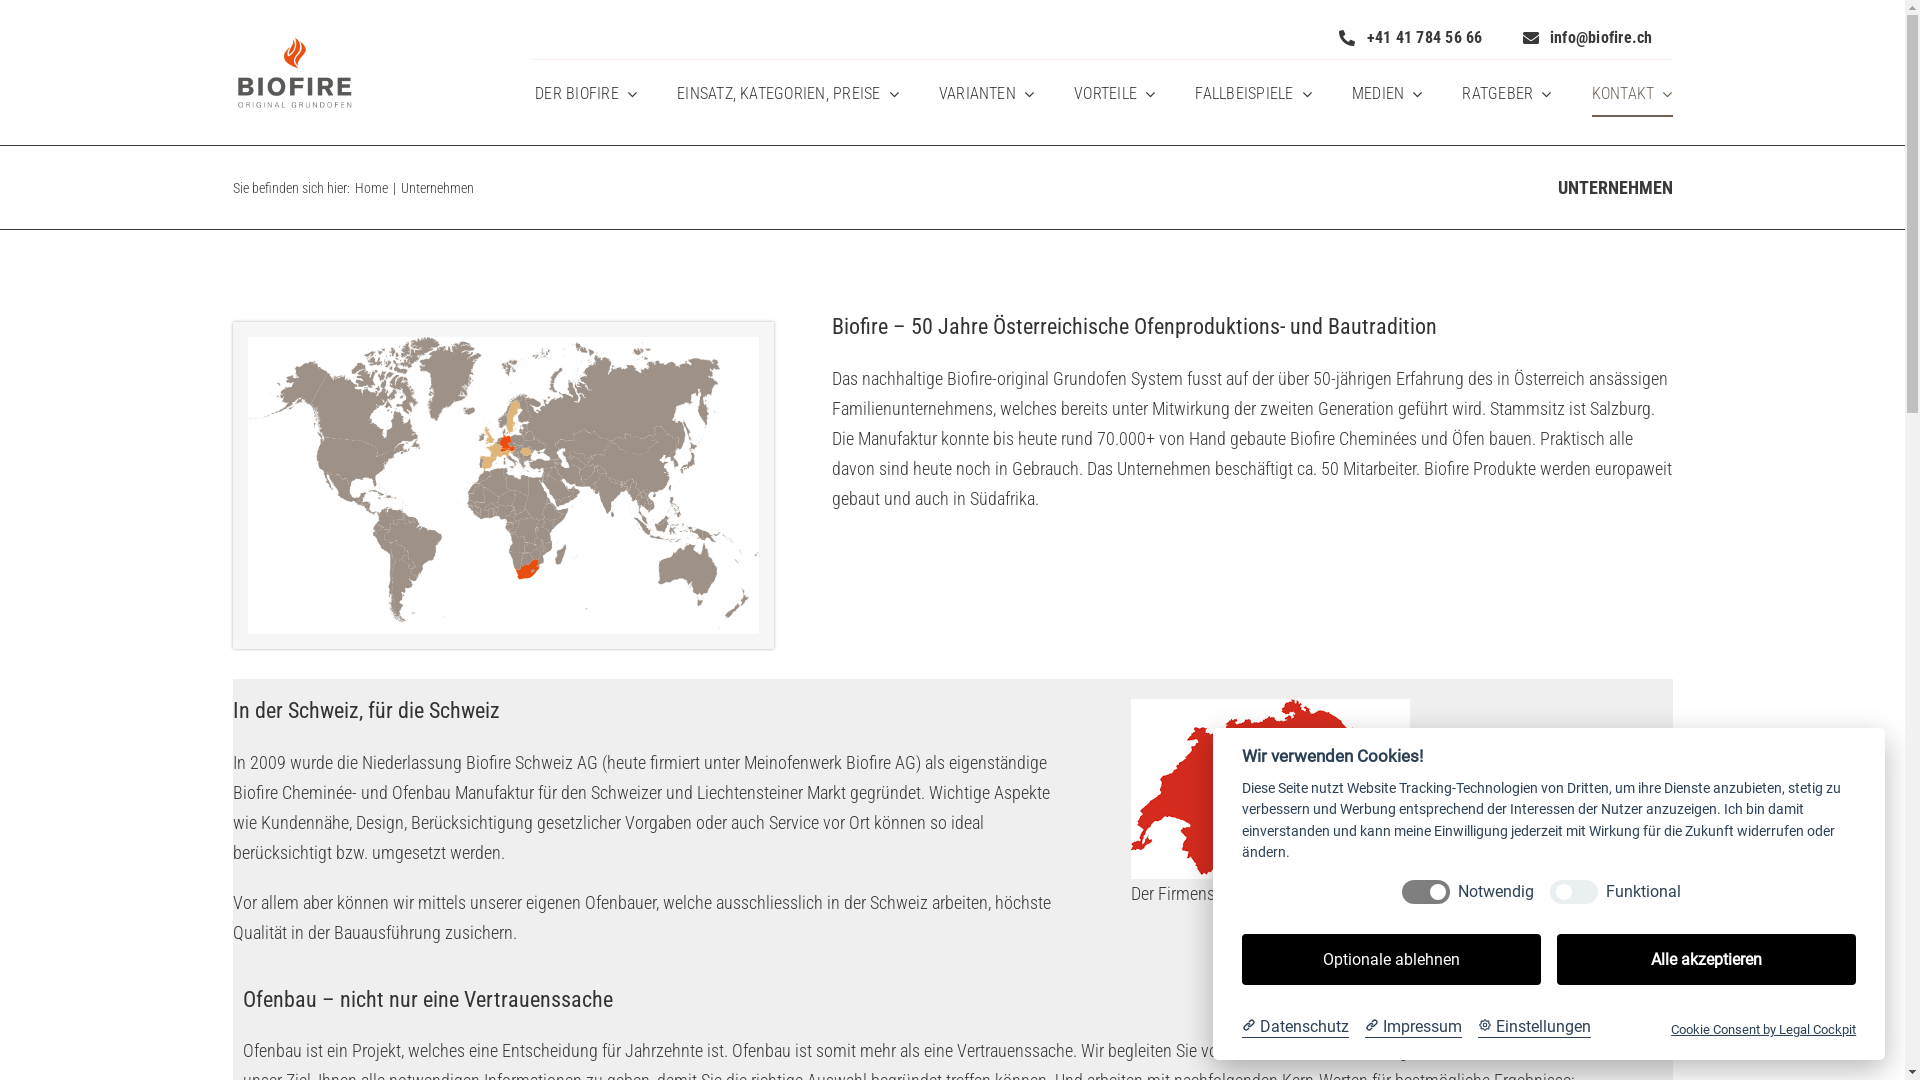  I want to click on 'DER BIOFIRE', so click(584, 94).